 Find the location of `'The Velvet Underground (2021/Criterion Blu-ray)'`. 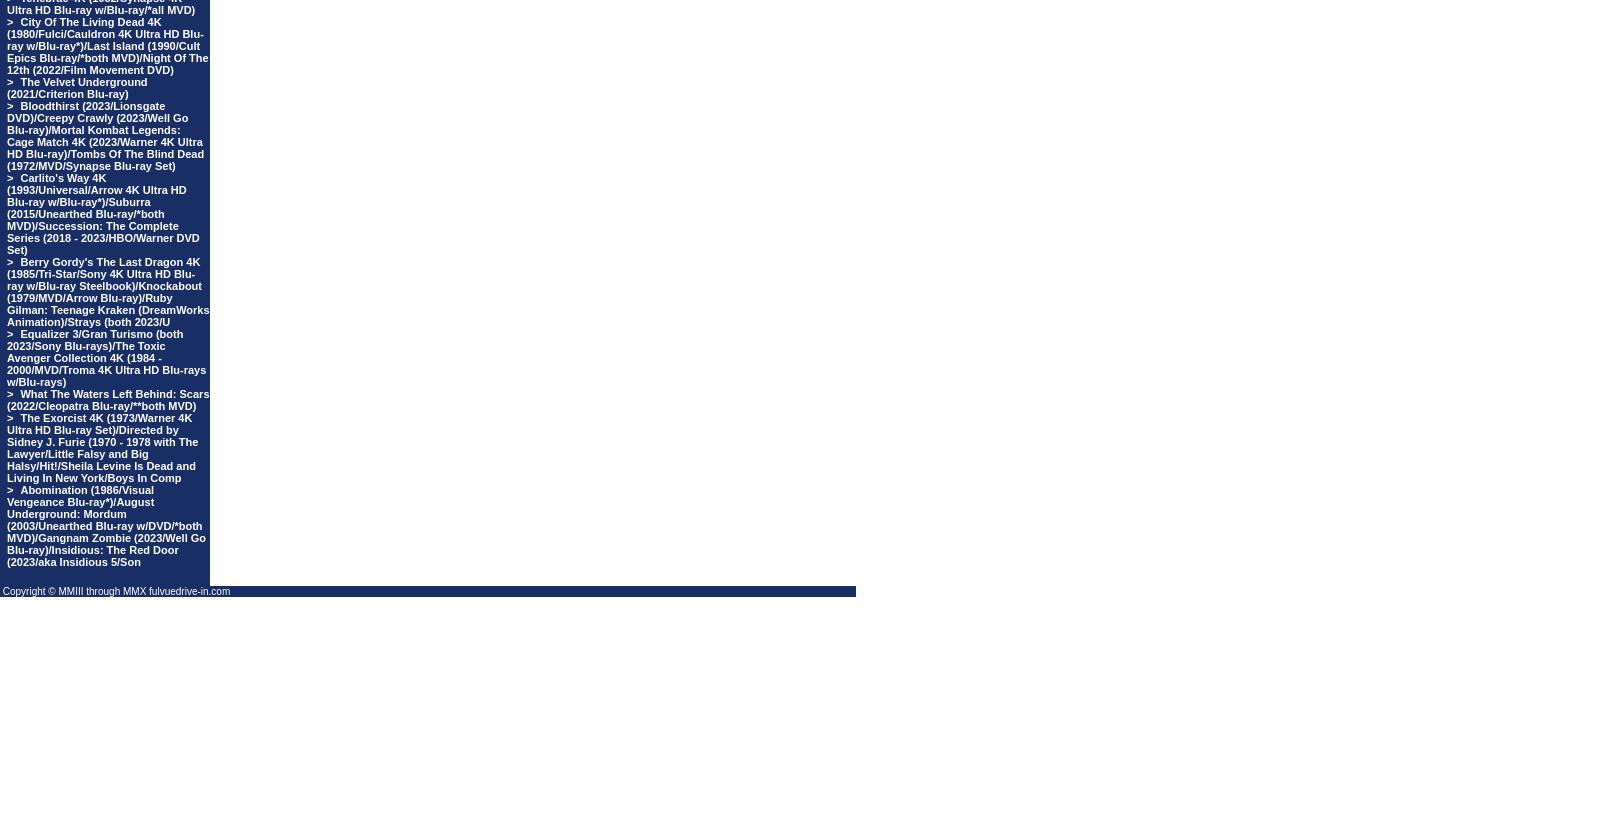

'The Velvet Underground (2021/Criterion Blu-ray)' is located at coordinates (6, 87).